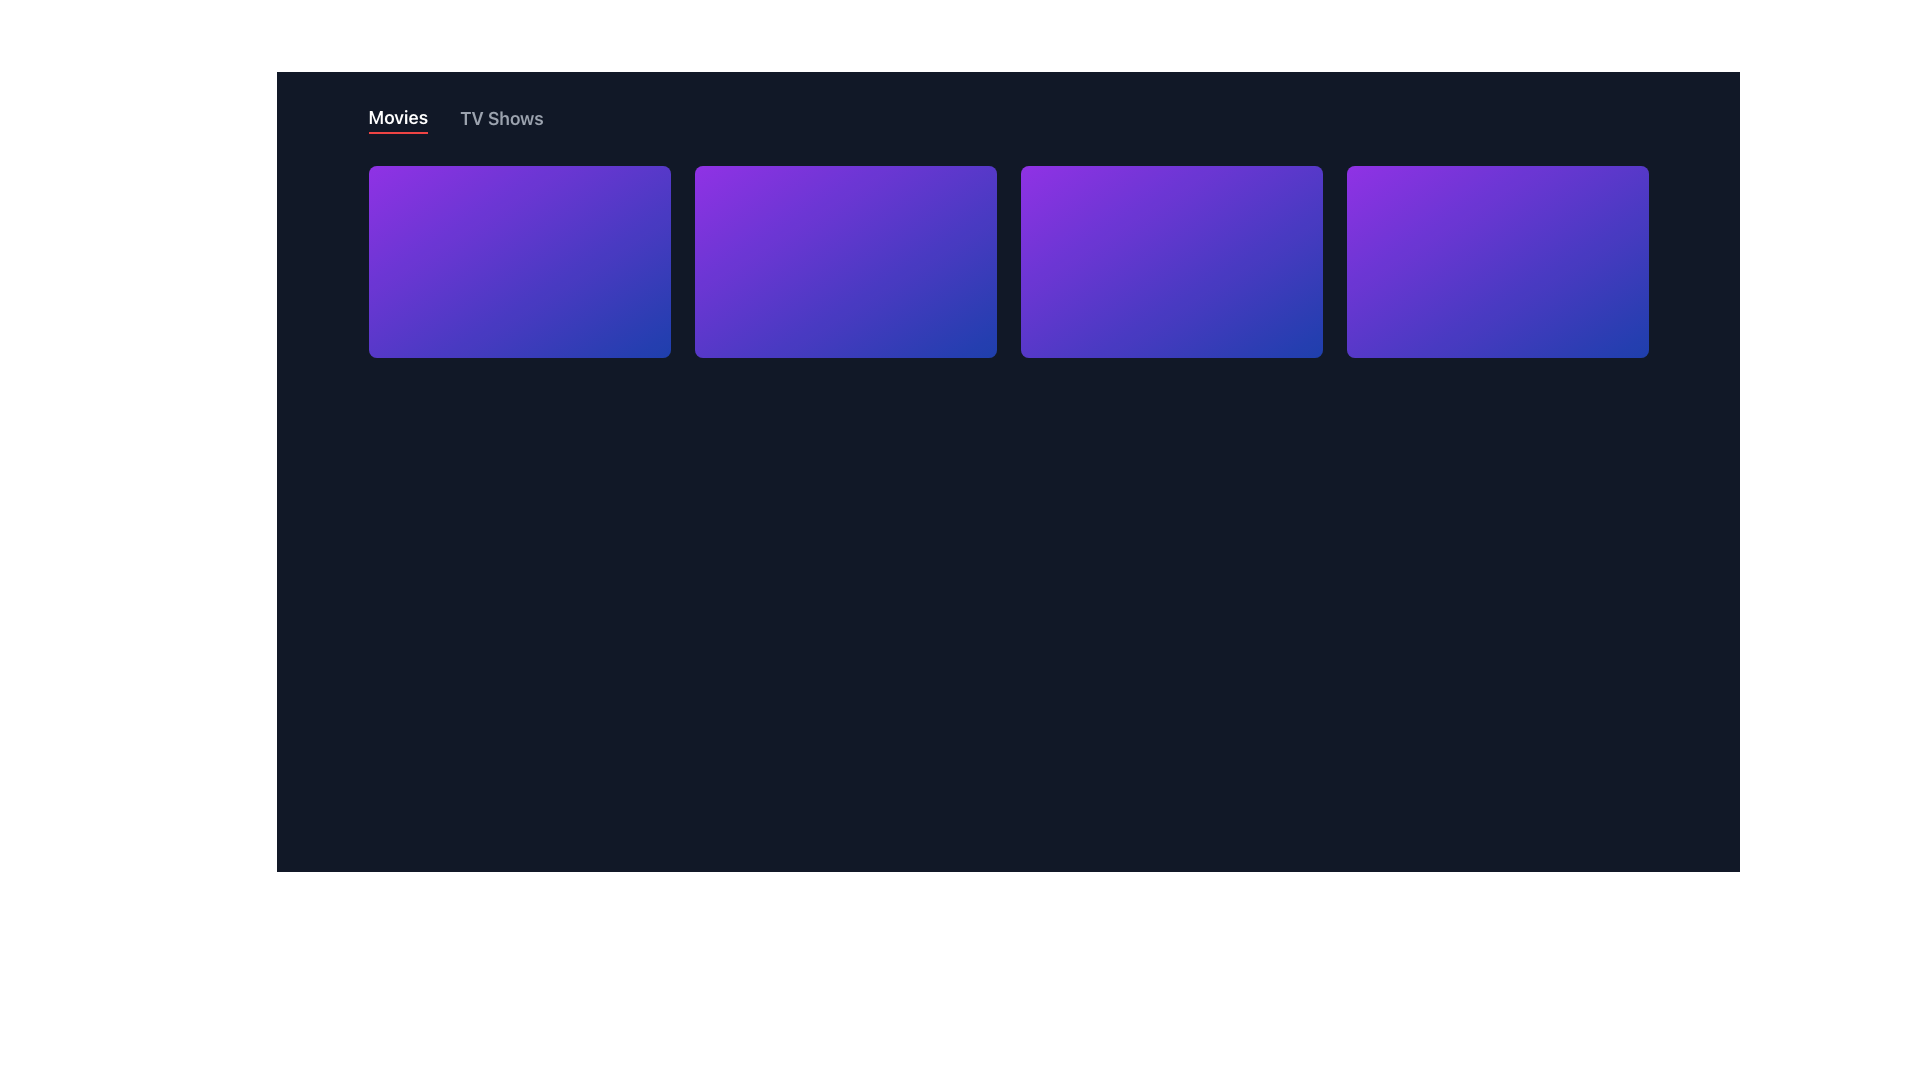 The image size is (1920, 1080). I want to click on clock icon element, represented by a minimalist circular outline with a clock hand, located to the immediate left of the '2h 28m' text, so click(443, 288).